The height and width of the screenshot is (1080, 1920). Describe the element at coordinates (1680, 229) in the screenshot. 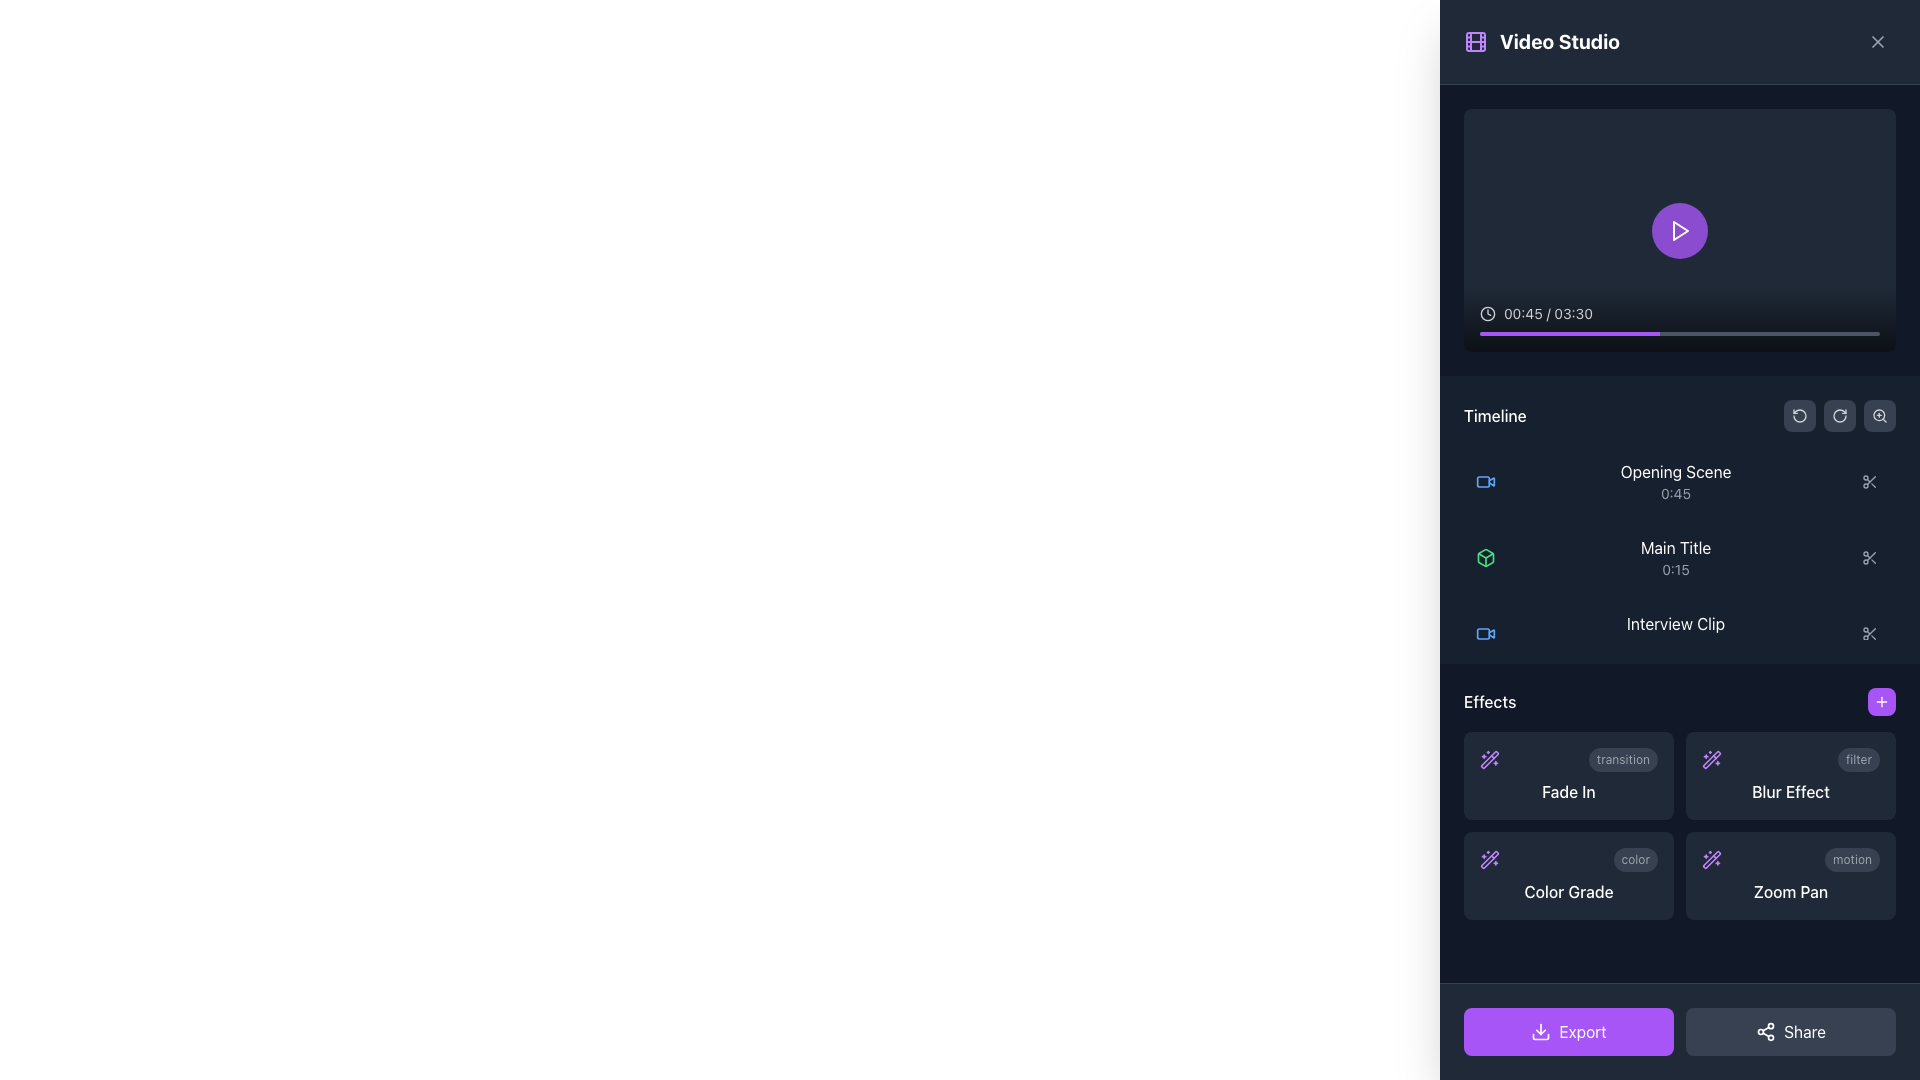

I see `the triangular play button icon with a white outline on a purple circular background located at the top center of the video player` at that location.